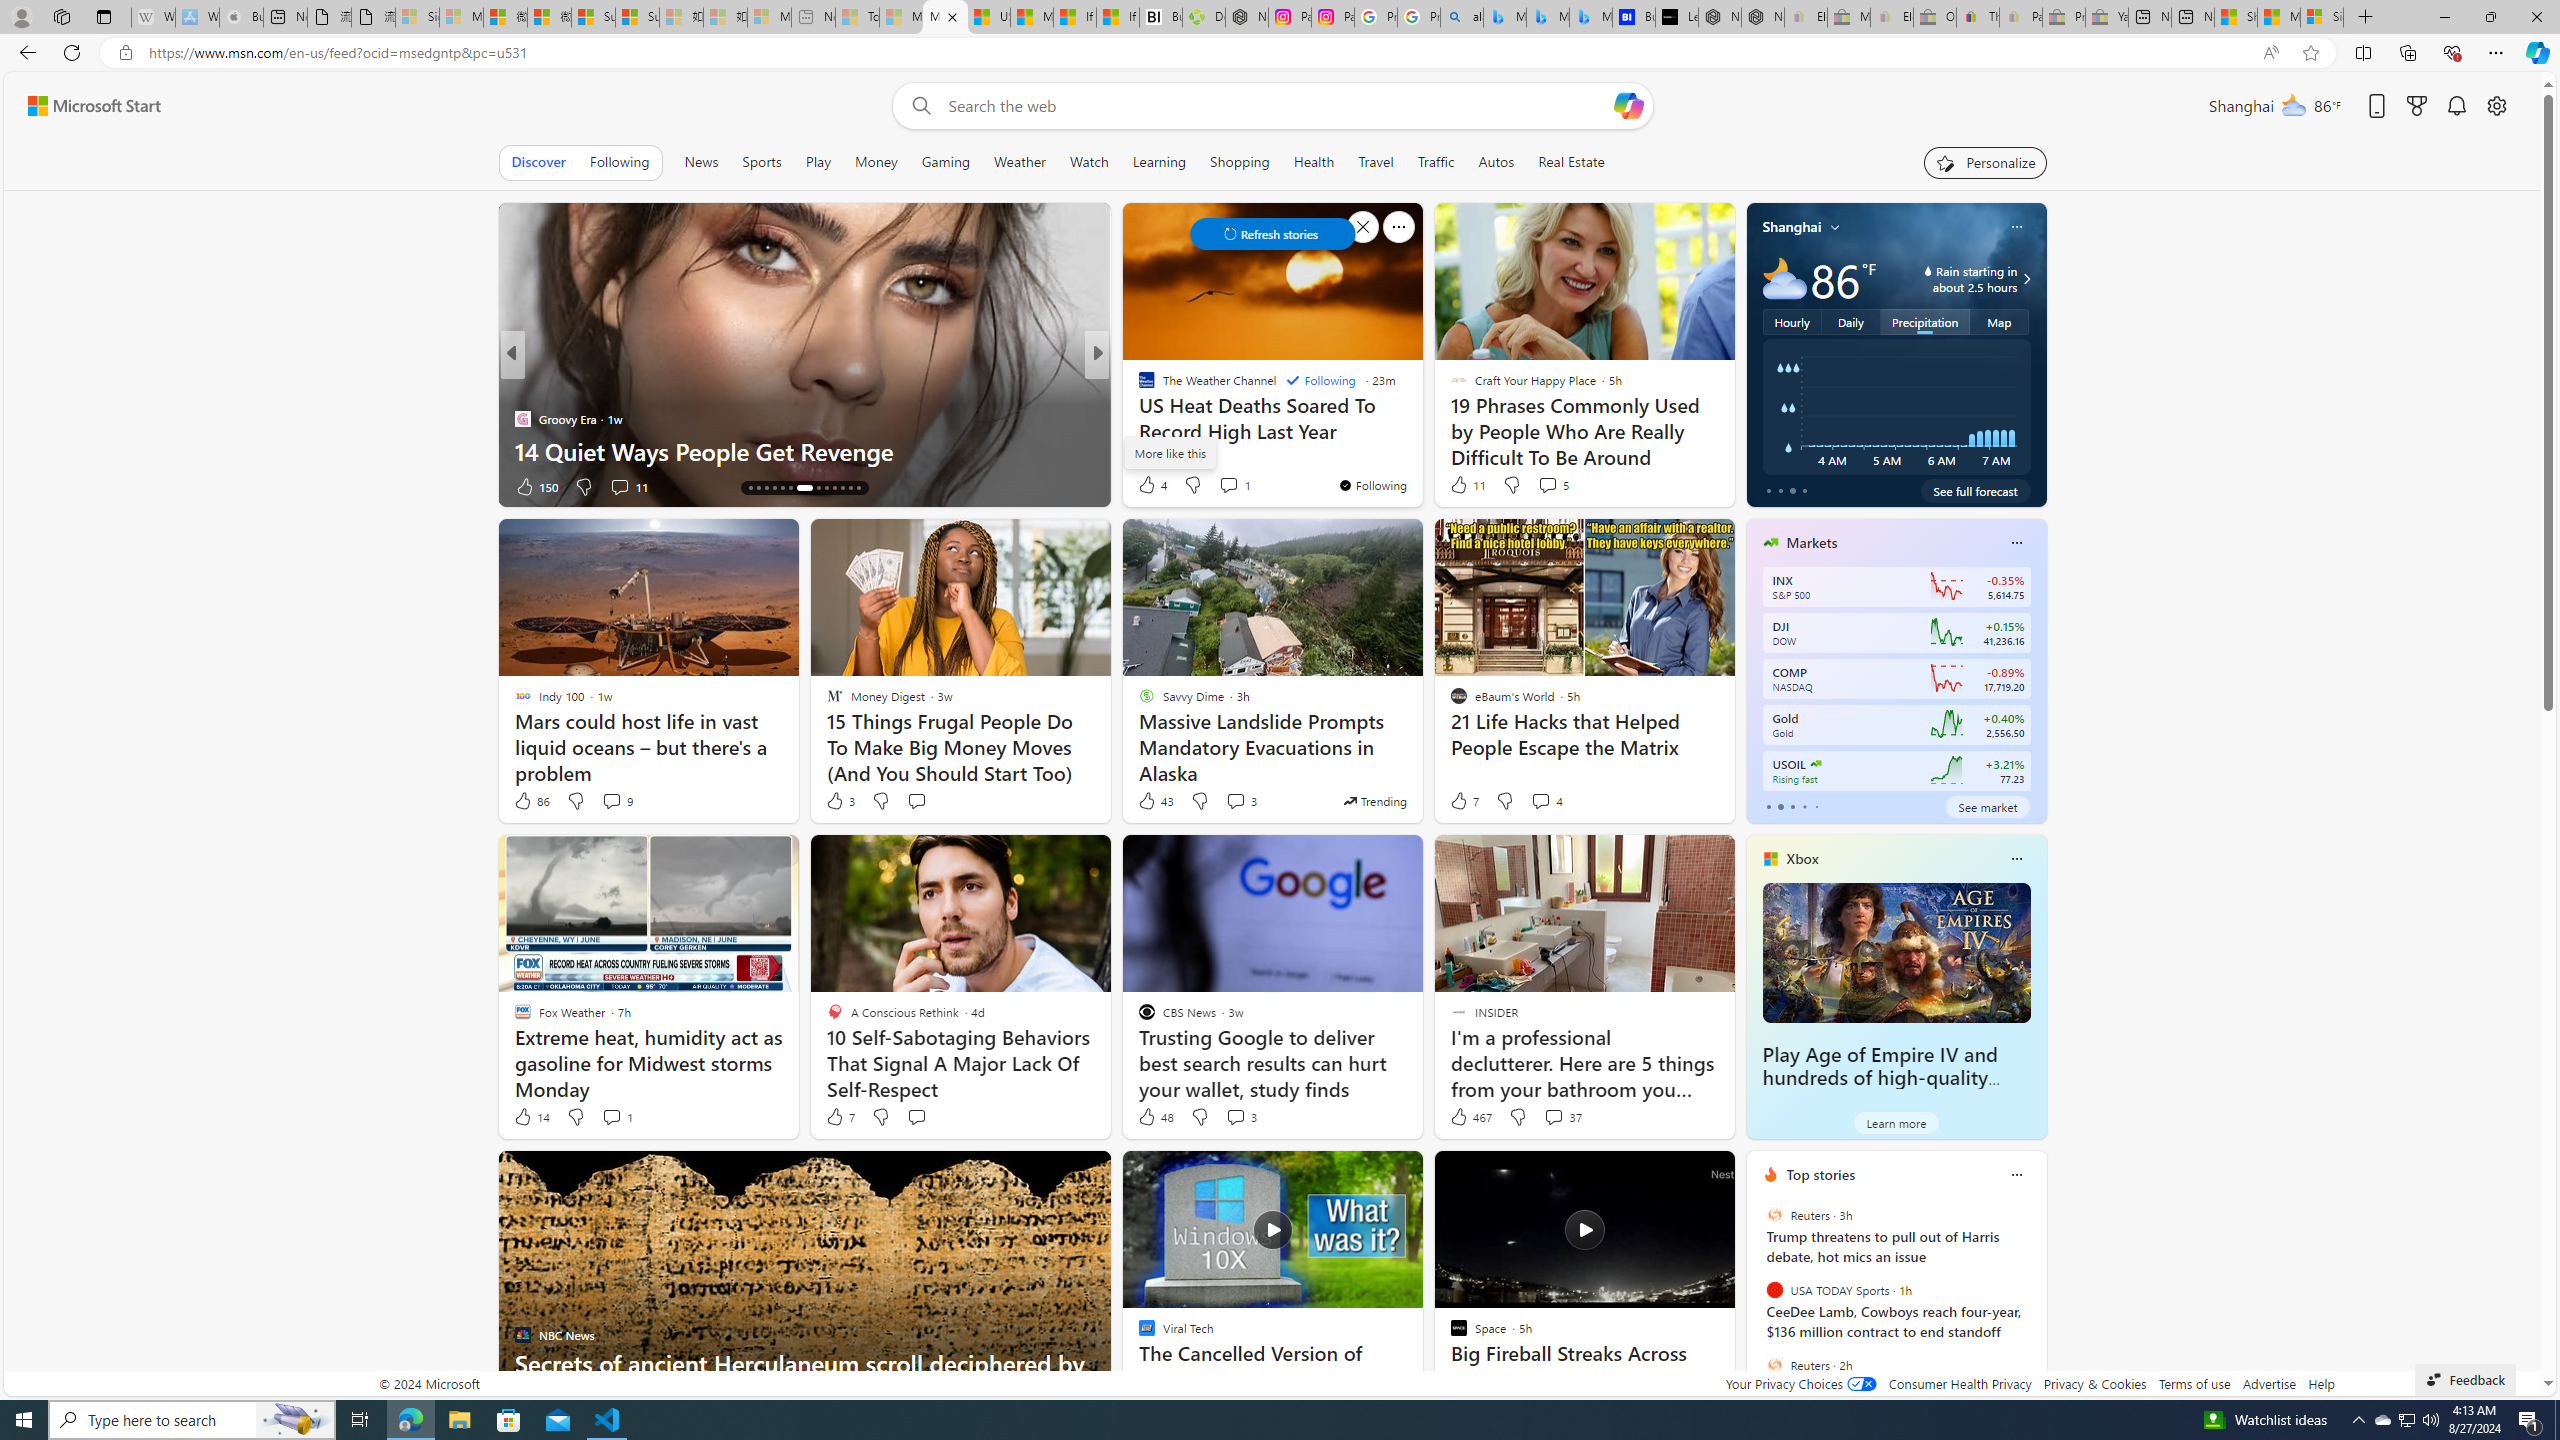 The width and height of the screenshot is (2560, 1440). I want to click on 'Microsoft Services Agreement - Sleeping', so click(460, 16).